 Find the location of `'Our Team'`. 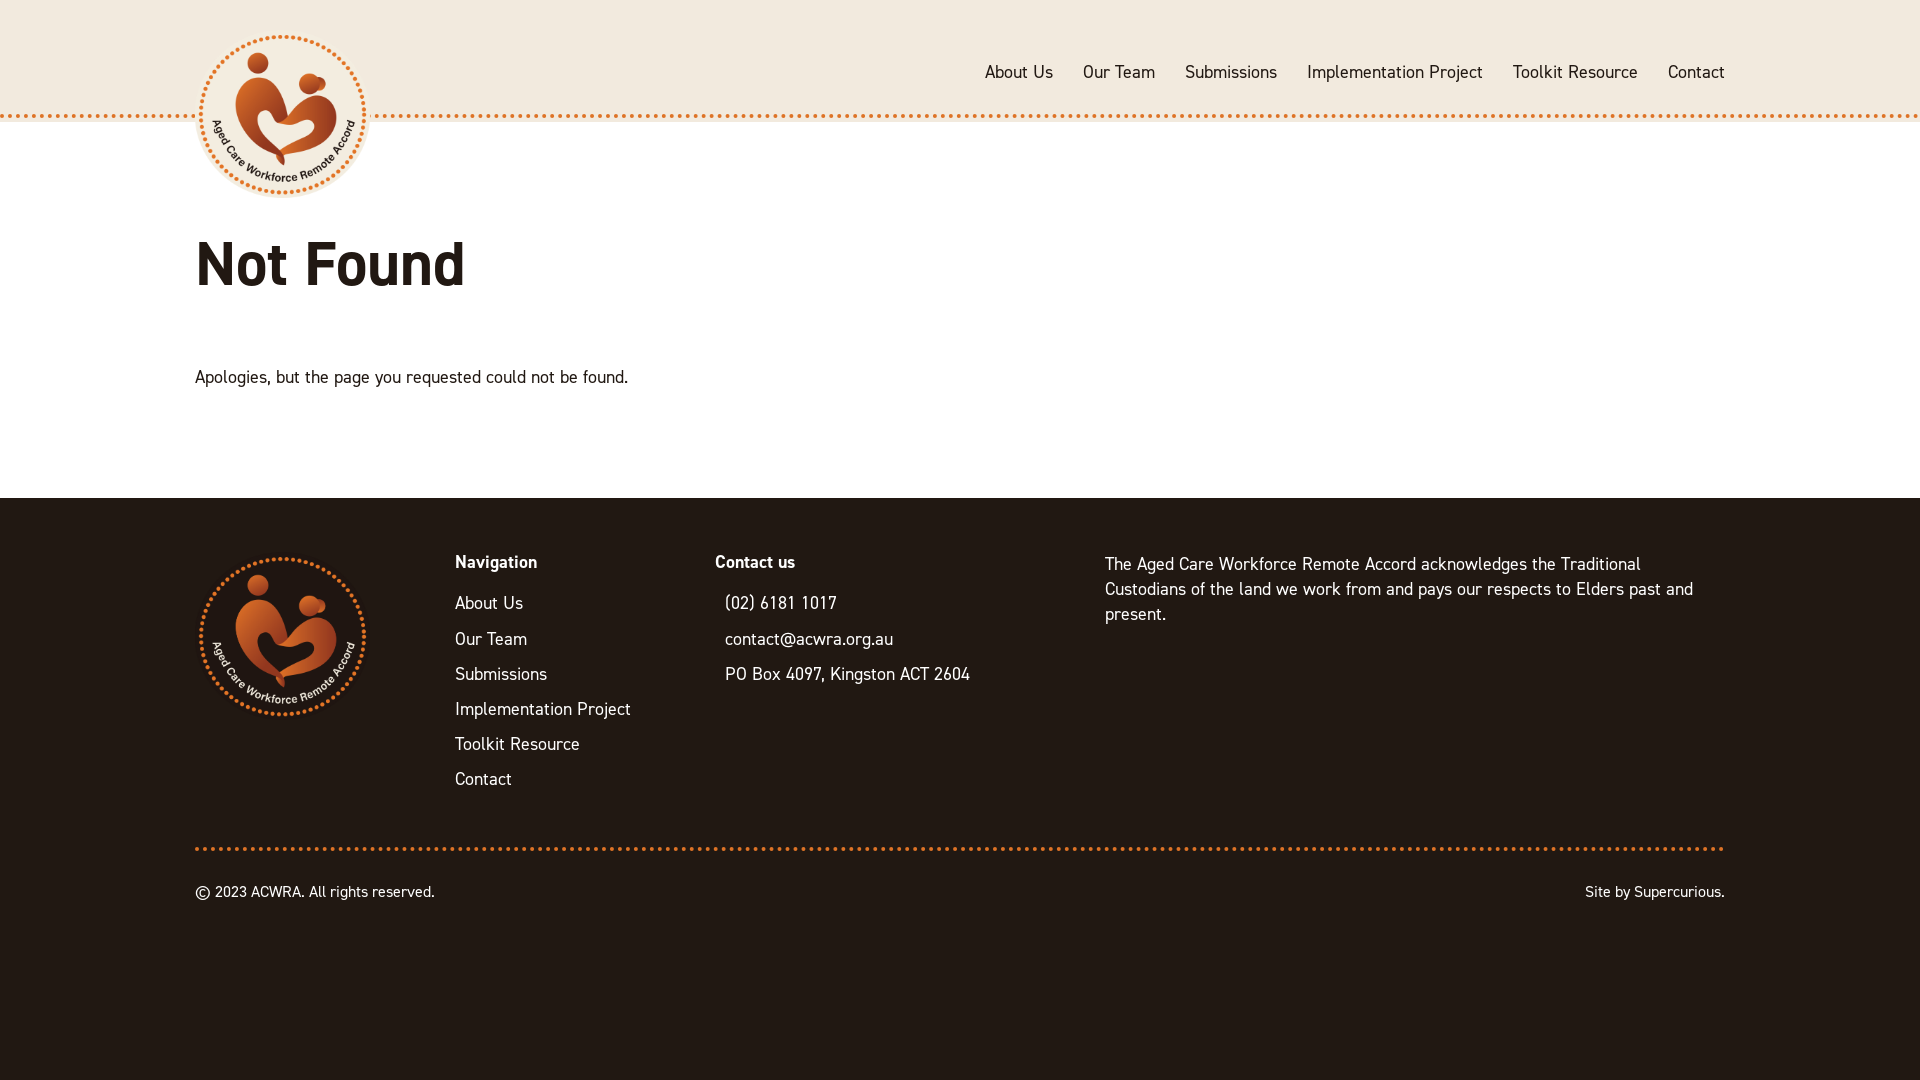

'Our Team' is located at coordinates (569, 639).